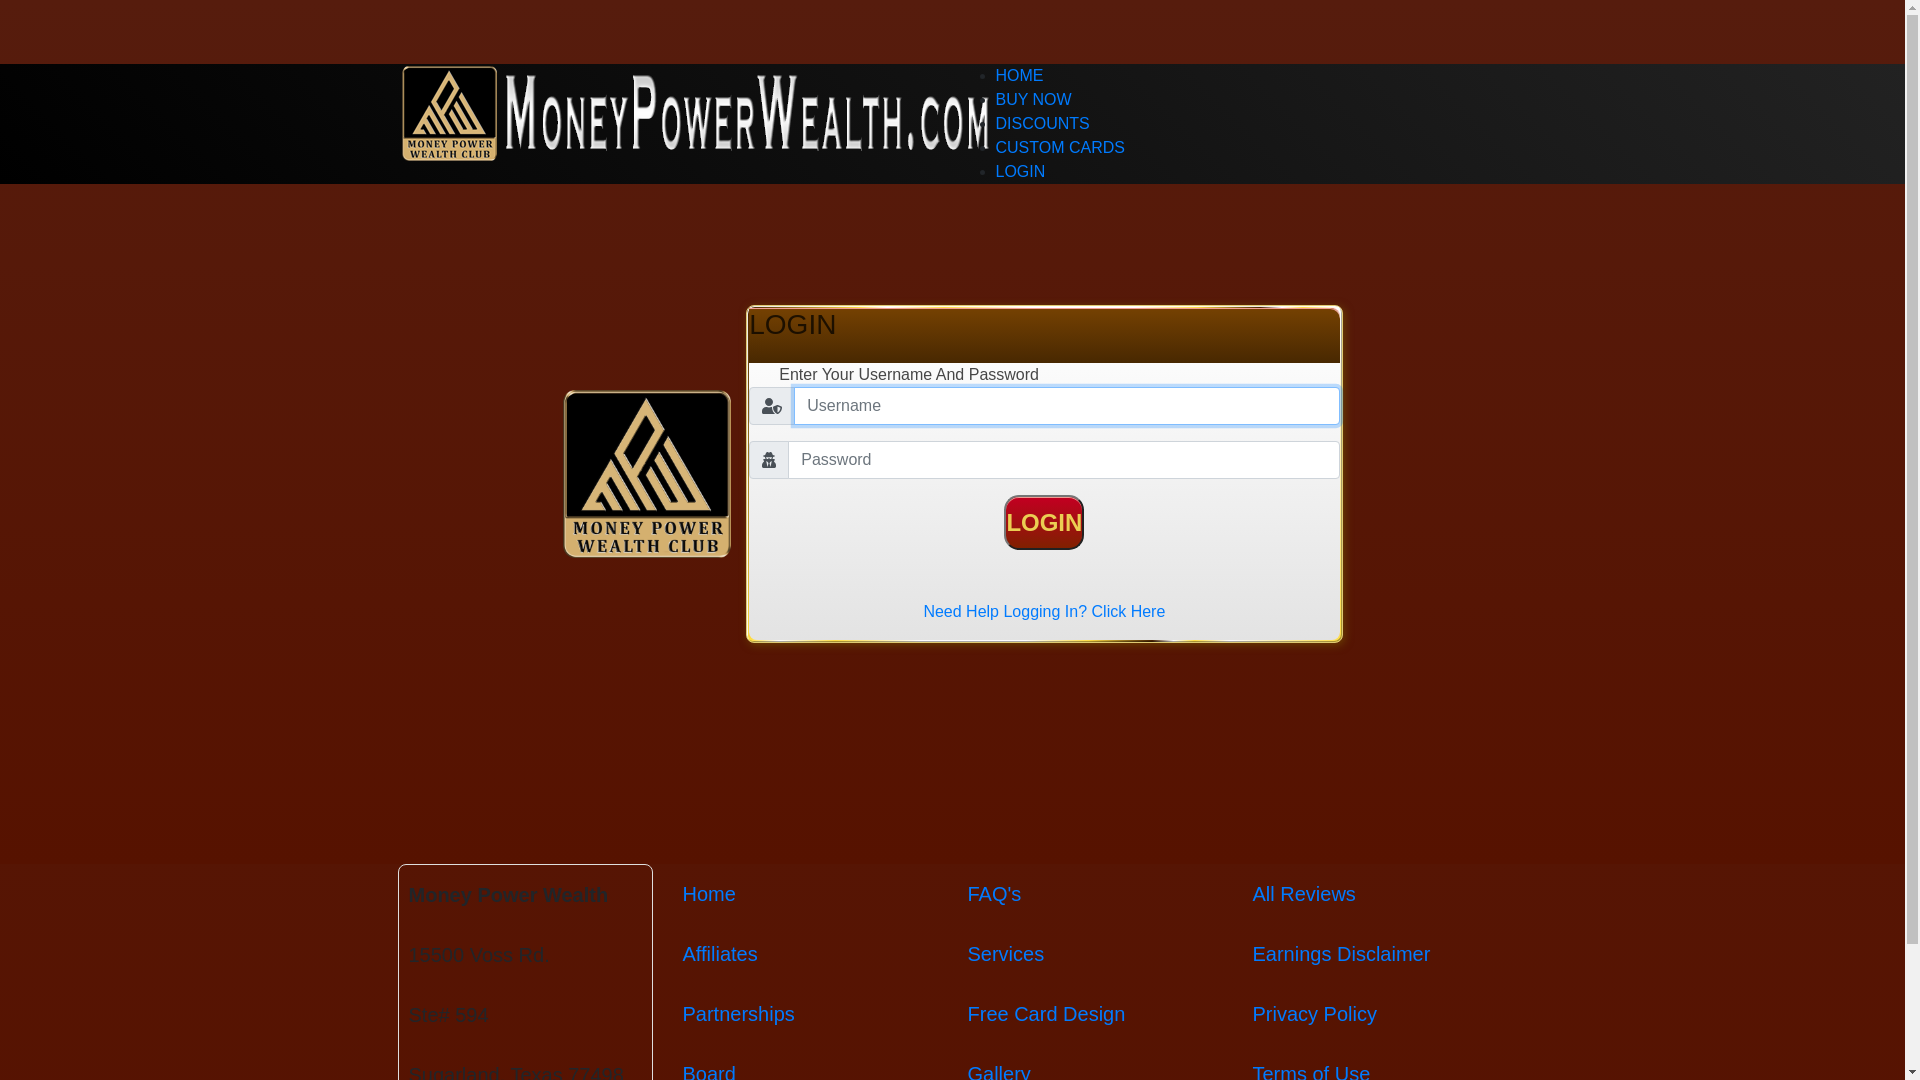 This screenshot has width=1920, height=1080. What do you see at coordinates (1033, 99) in the screenshot?
I see `'BUY NOW'` at bounding box center [1033, 99].